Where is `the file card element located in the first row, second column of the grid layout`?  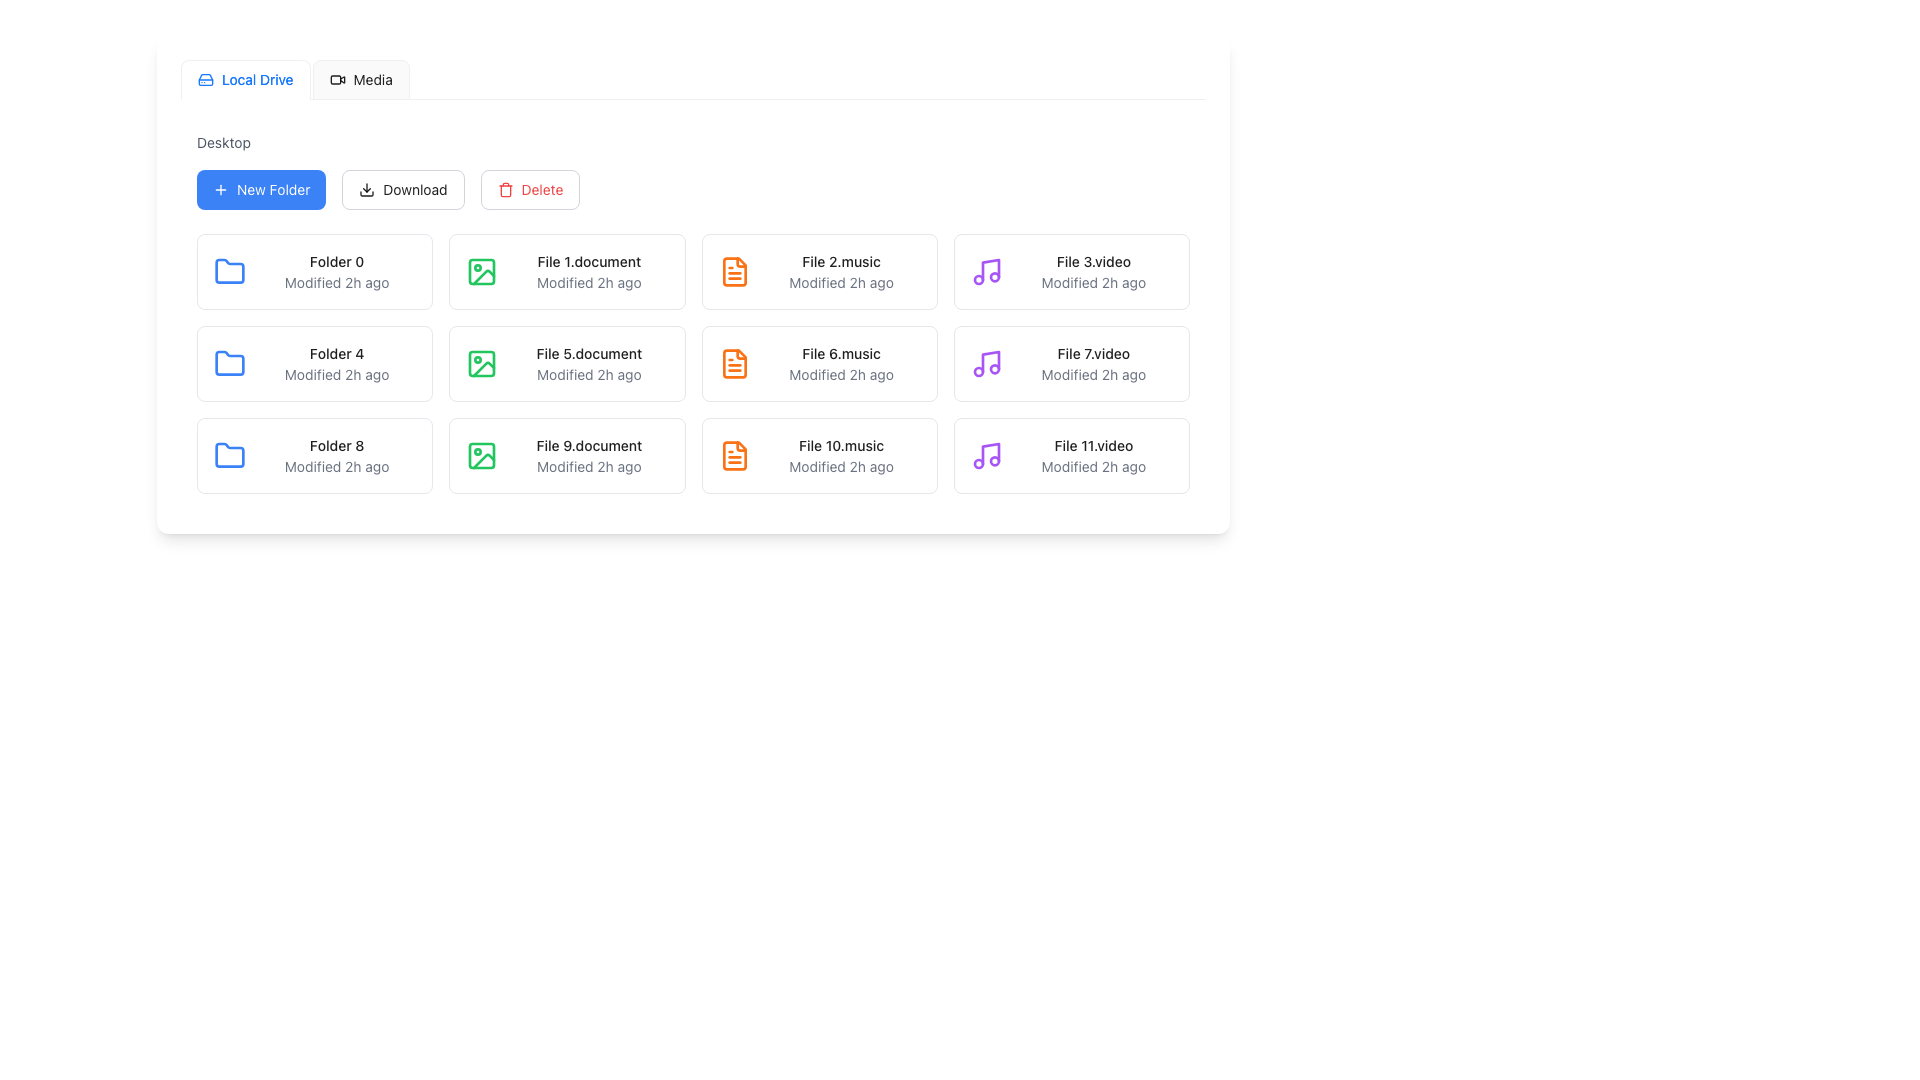
the file card element located in the first row, second column of the grid layout is located at coordinates (566, 272).